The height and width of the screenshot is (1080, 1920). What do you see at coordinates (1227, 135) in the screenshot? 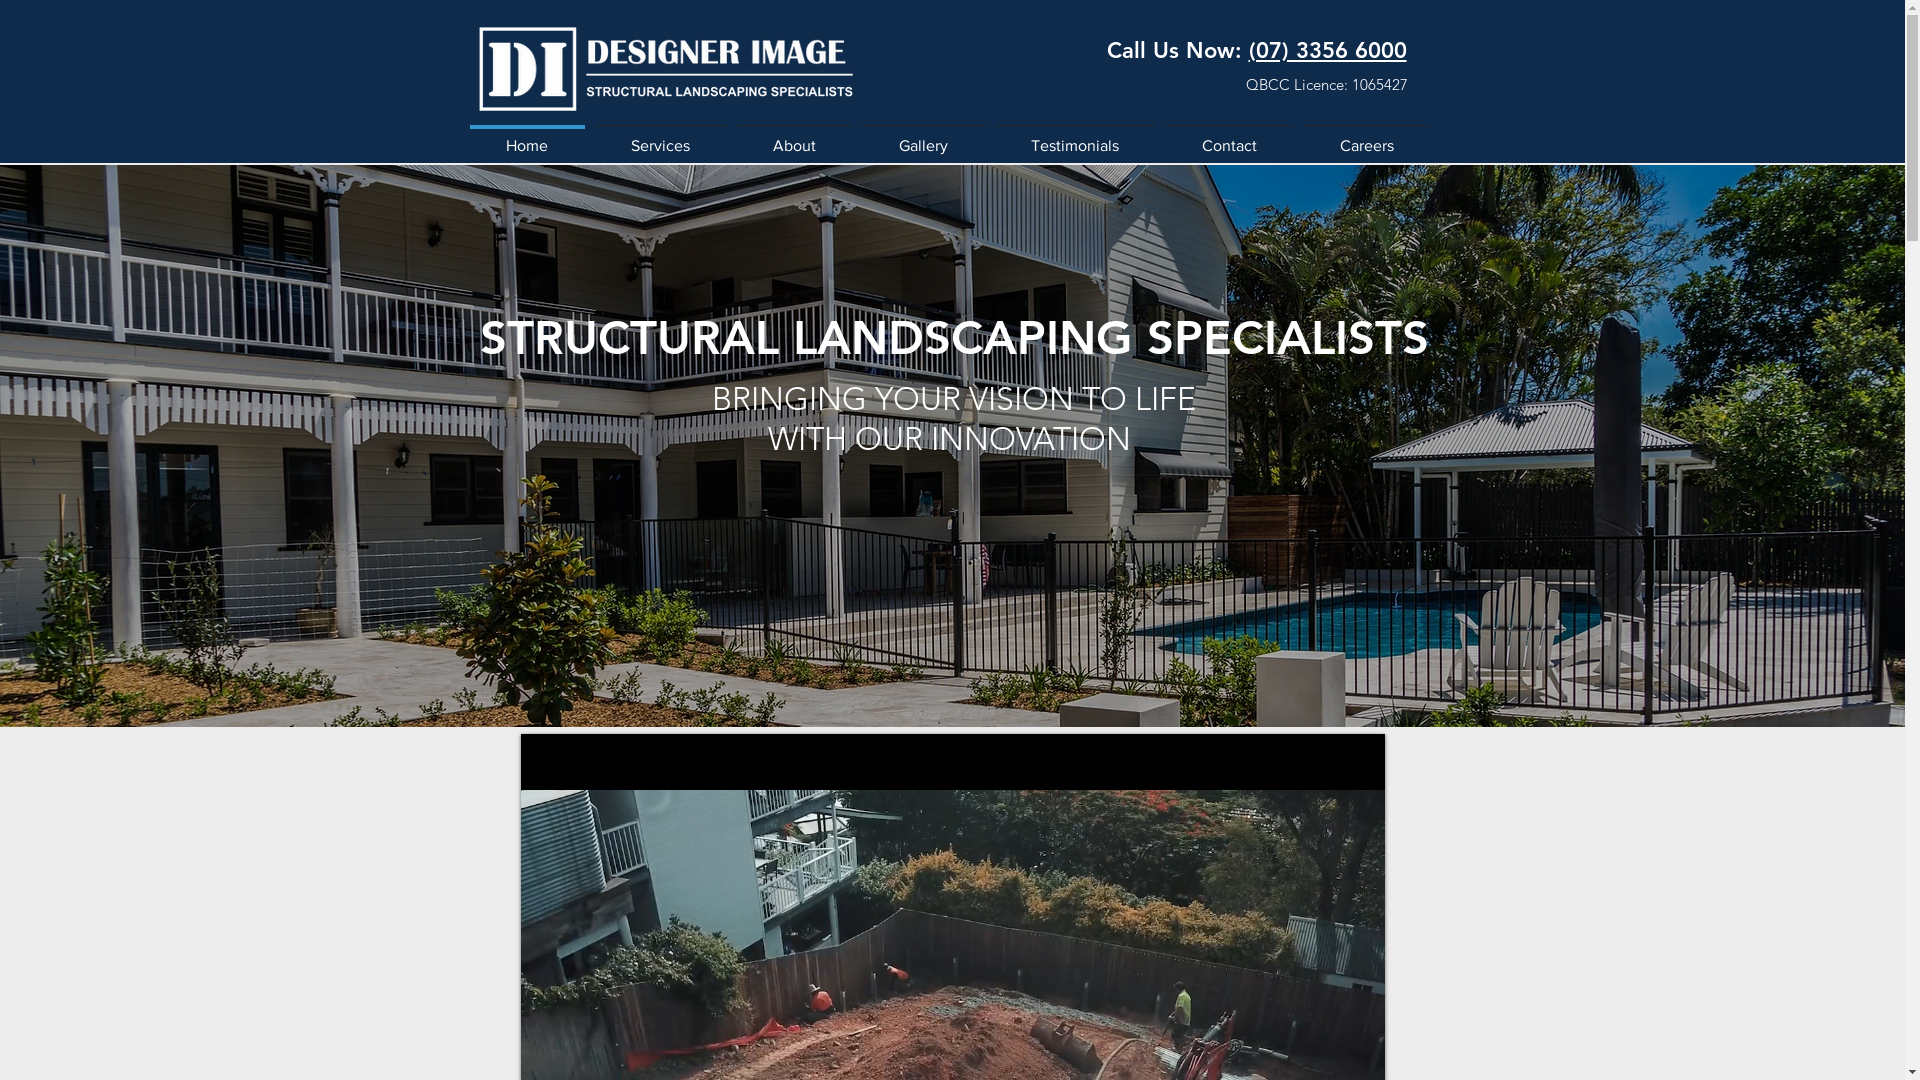
I see `'Contact'` at bounding box center [1227, 135].